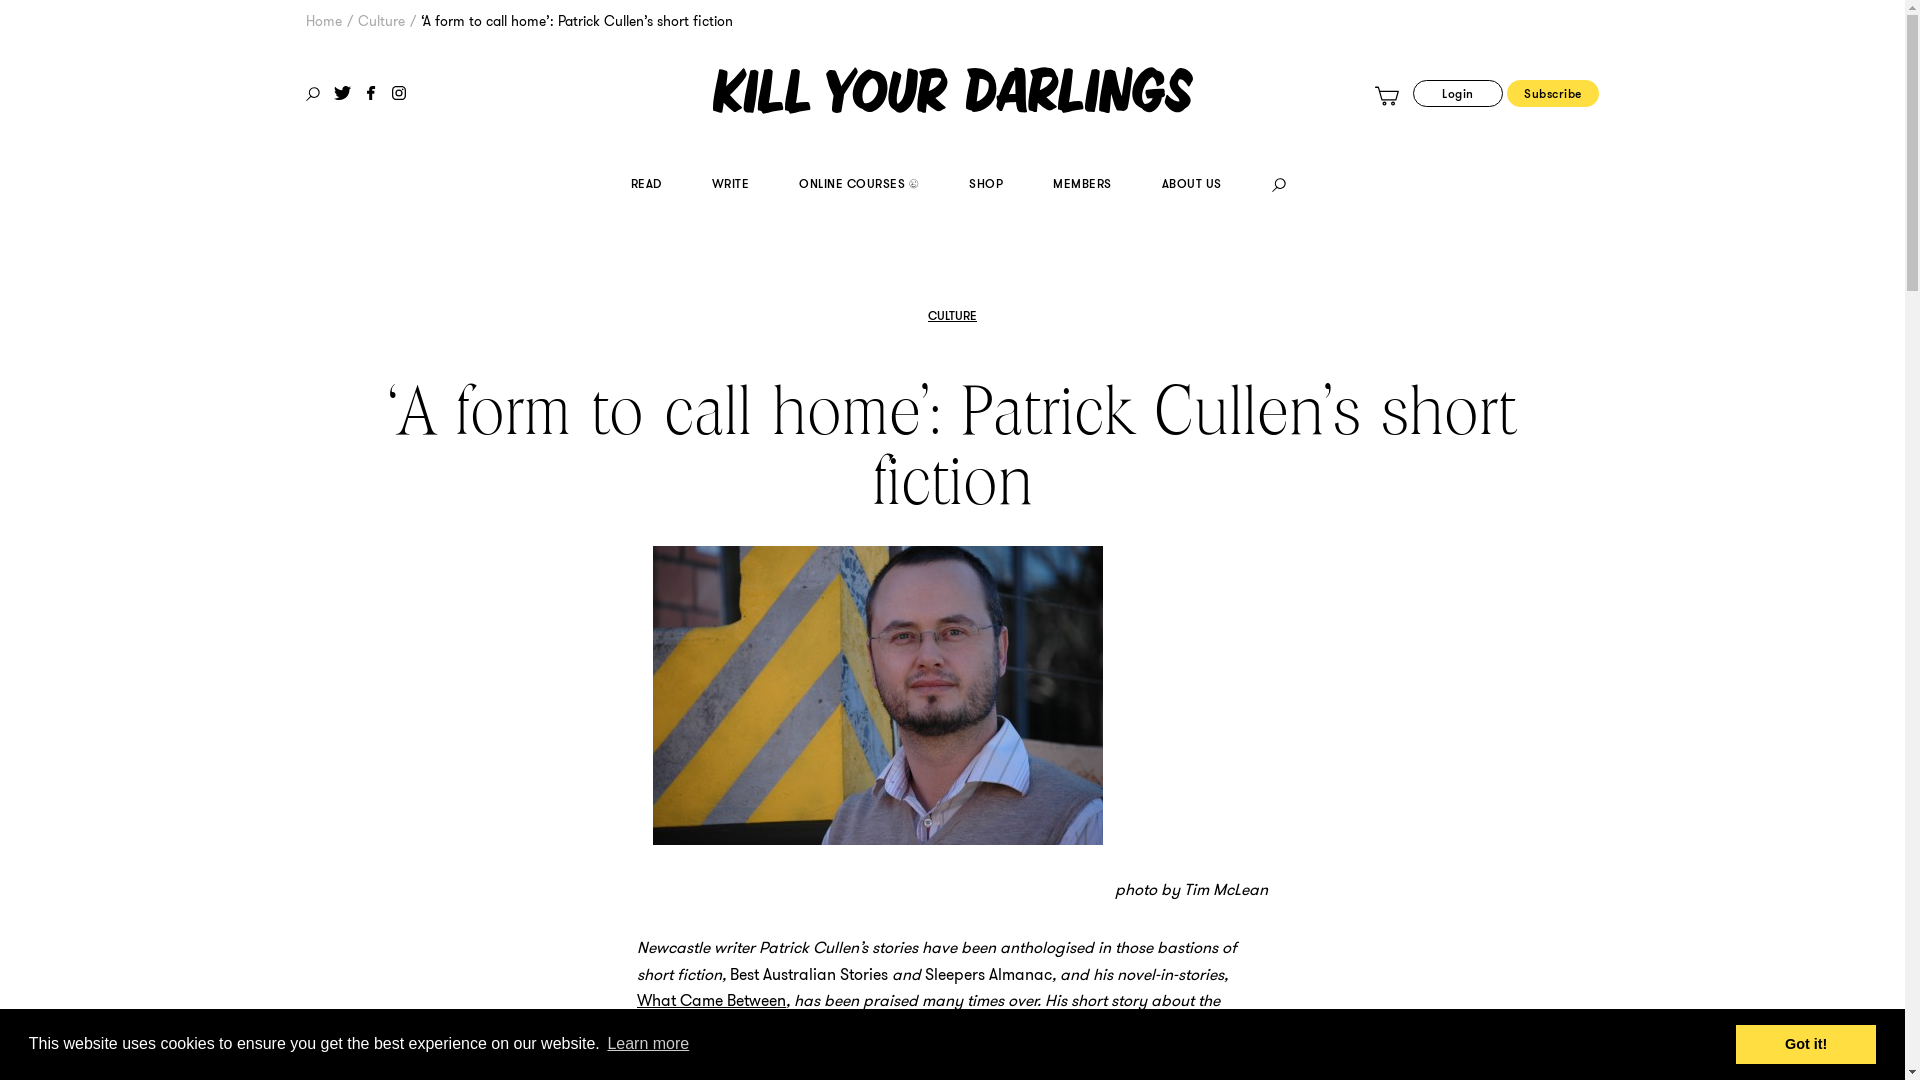  What do you see at coordinates (729, 186) in the screenshot?
I see `'WRITE'` at bounding box center [729, 186].